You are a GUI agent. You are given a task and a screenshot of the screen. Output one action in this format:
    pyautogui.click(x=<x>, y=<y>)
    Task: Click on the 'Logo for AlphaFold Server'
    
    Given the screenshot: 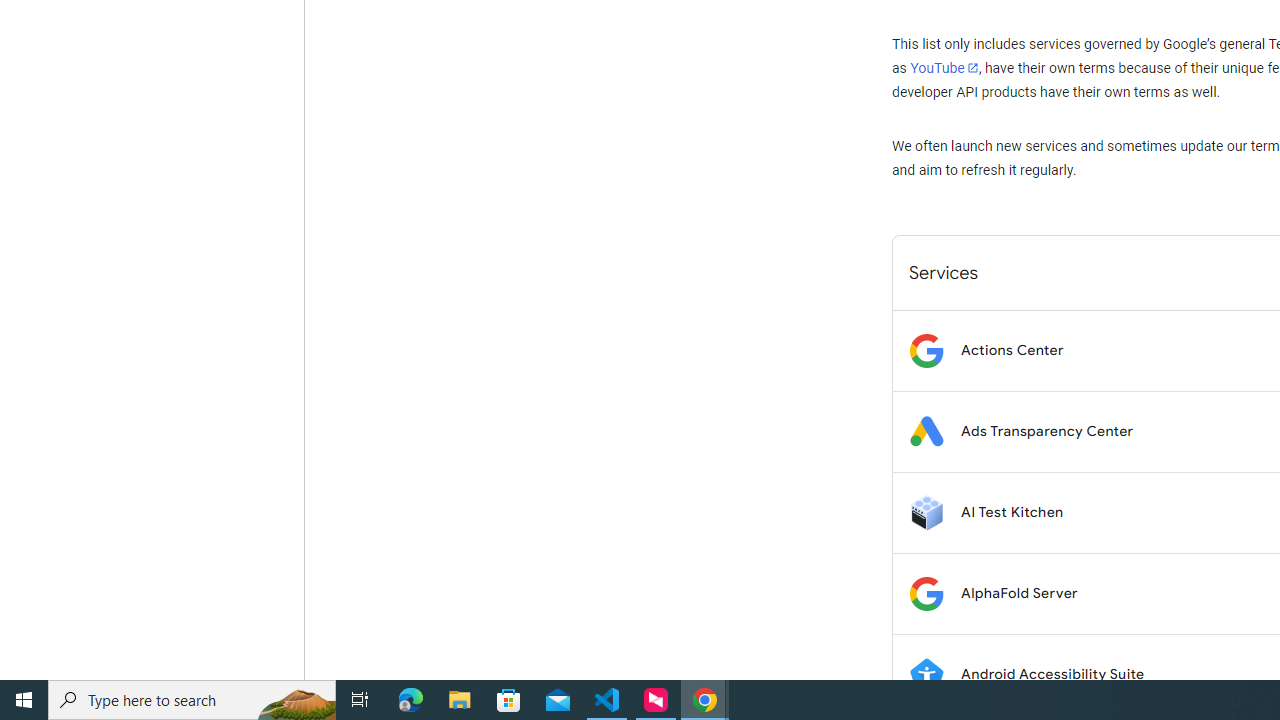 What is the action you would take?
    pyautogui.click(x=925, y=592)
    